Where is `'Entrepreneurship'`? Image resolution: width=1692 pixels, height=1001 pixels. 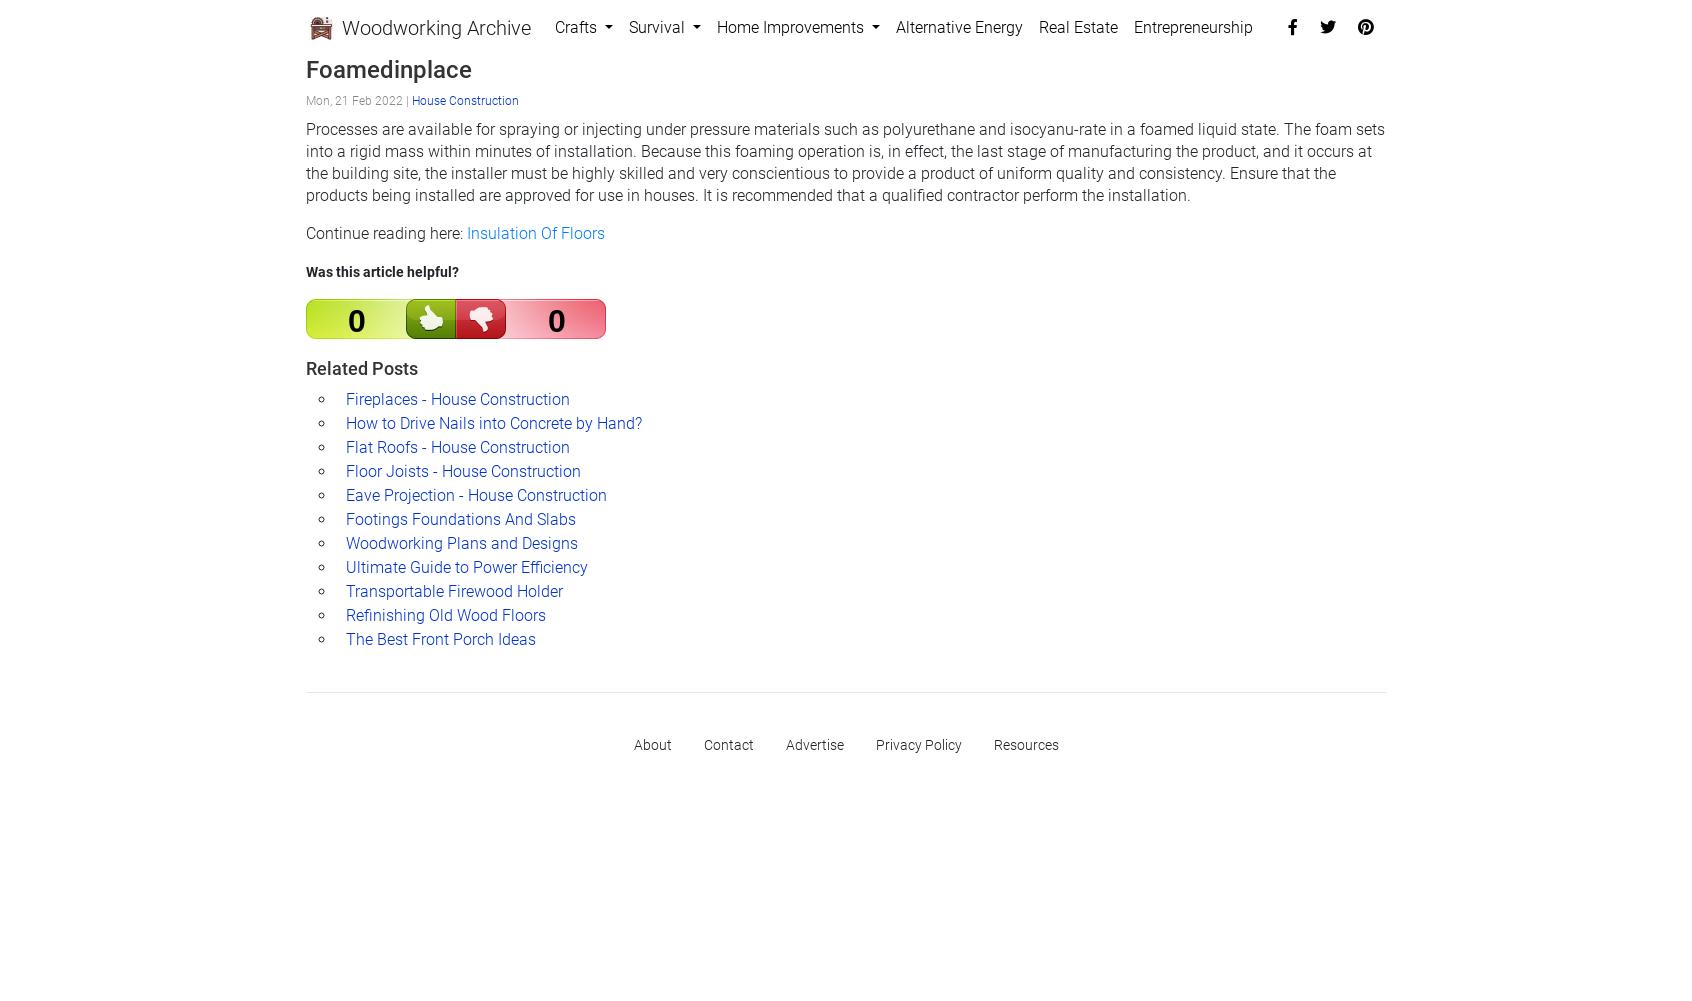
'Entrepreneurship' is located at coordinates (1192, 27).